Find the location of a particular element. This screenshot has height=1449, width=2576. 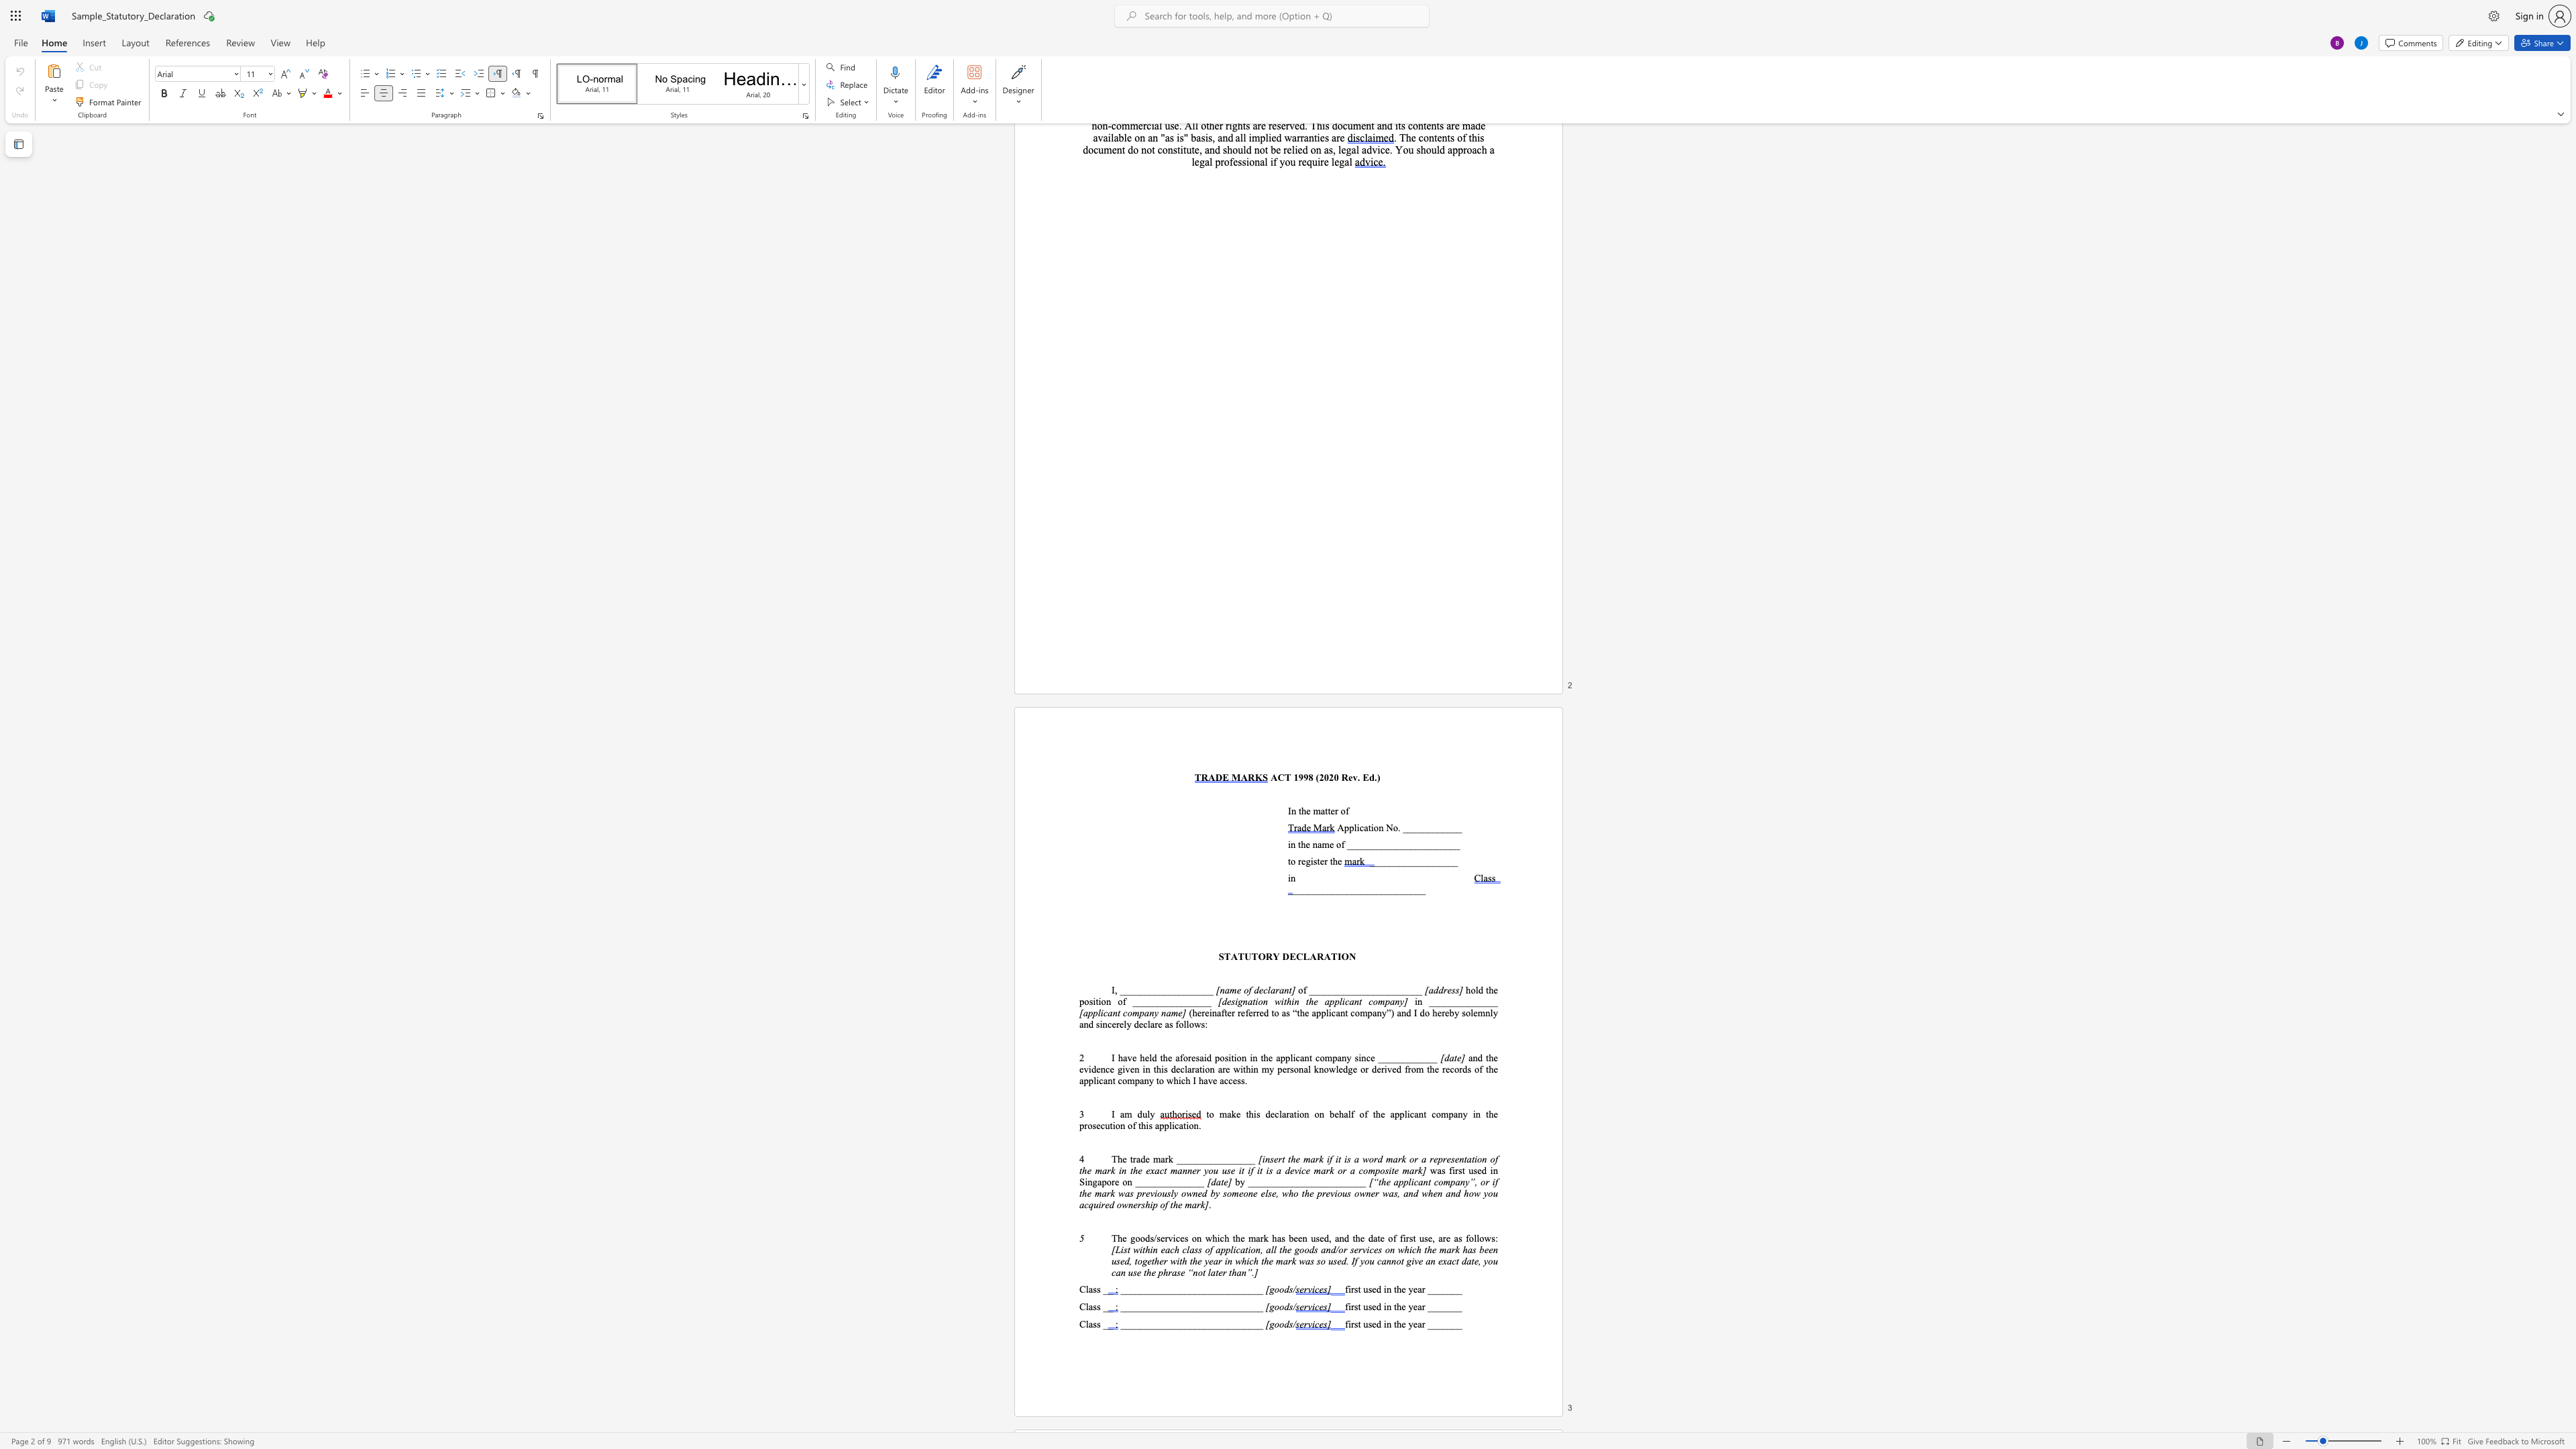

the subset text "TO" within the text "STATUTORY DECLARATION" is located at coordinates (1250, 956).